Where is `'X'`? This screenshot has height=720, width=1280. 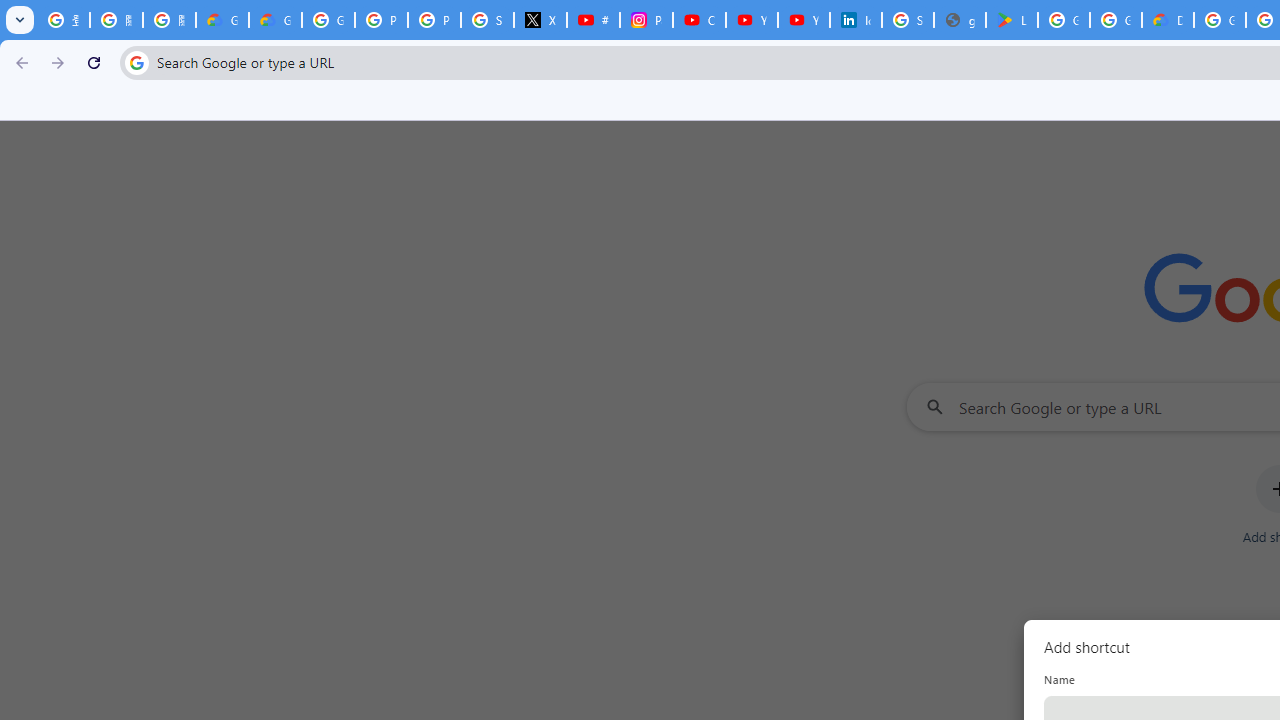
'X' is located at coordinates (540, 20).